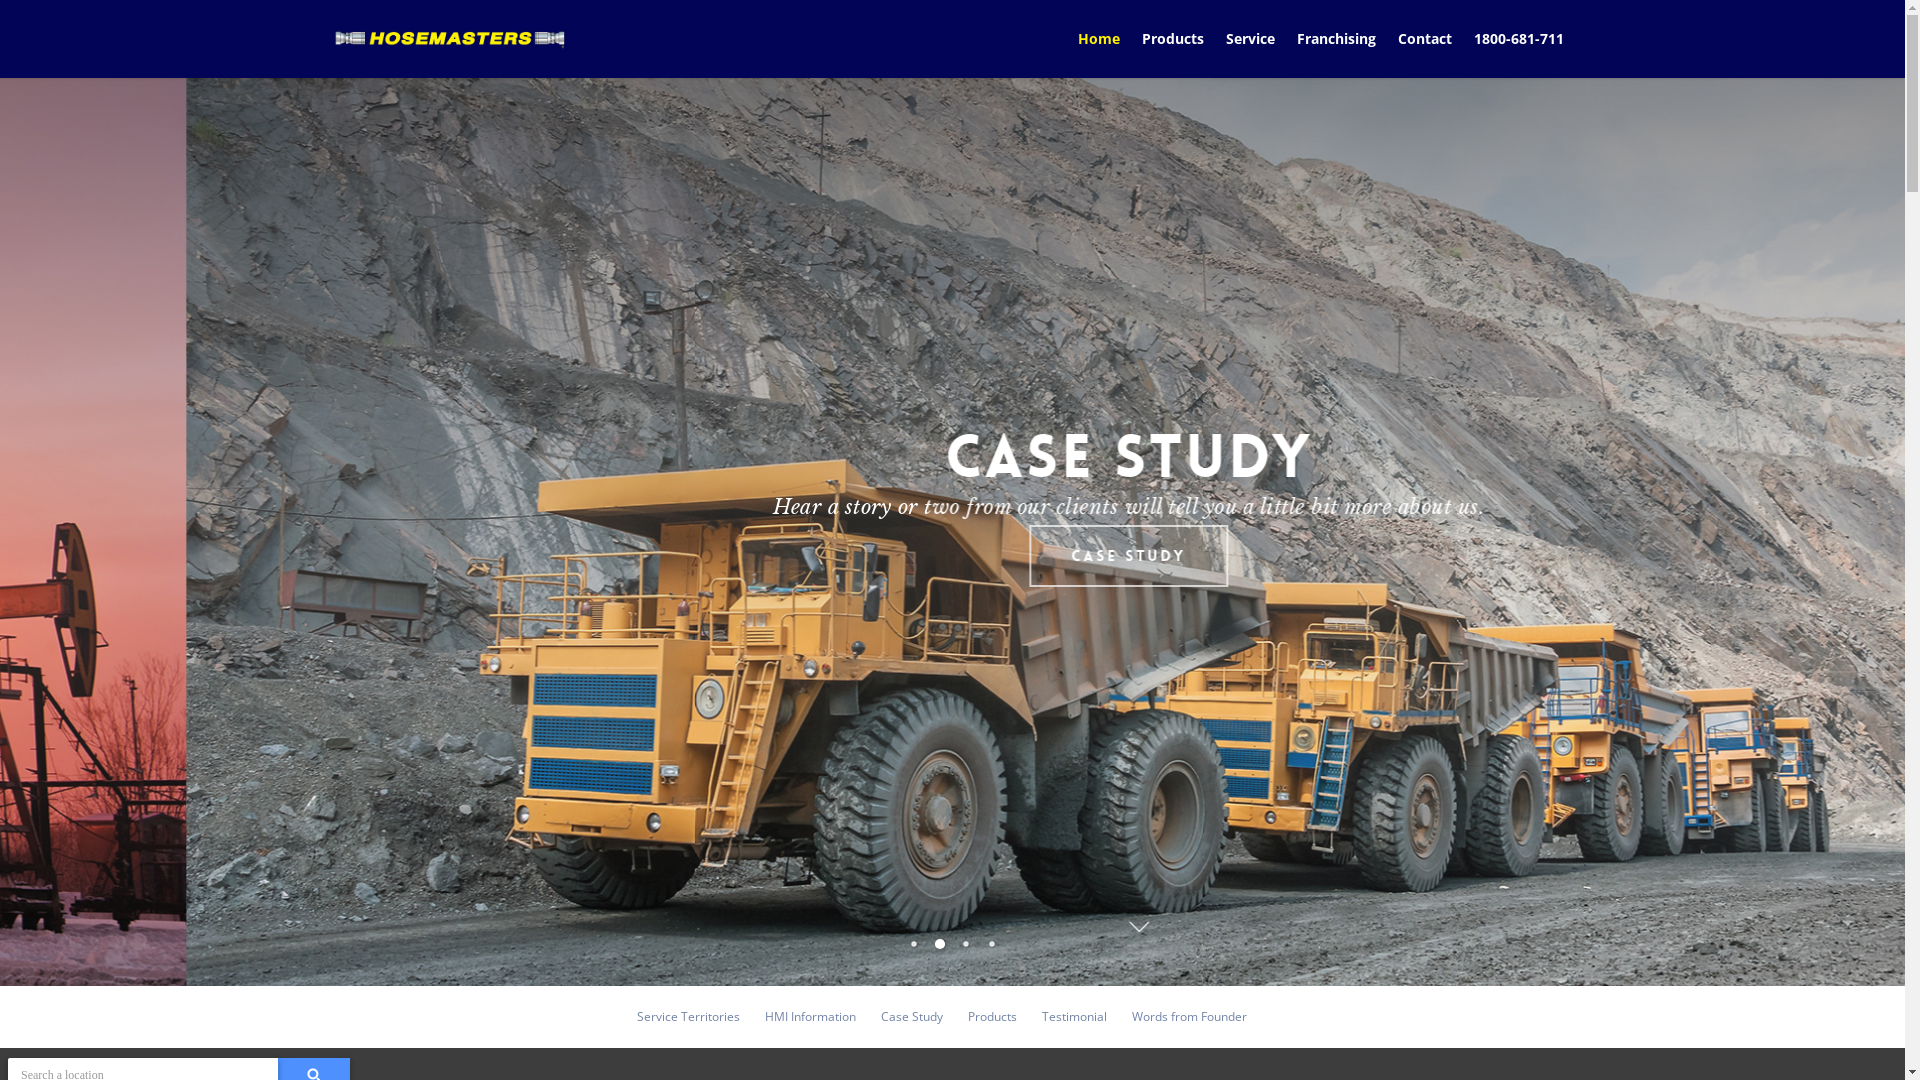 The image size is (1920, 1080). I want to click on 'Service Territories', so click(688, 1017).